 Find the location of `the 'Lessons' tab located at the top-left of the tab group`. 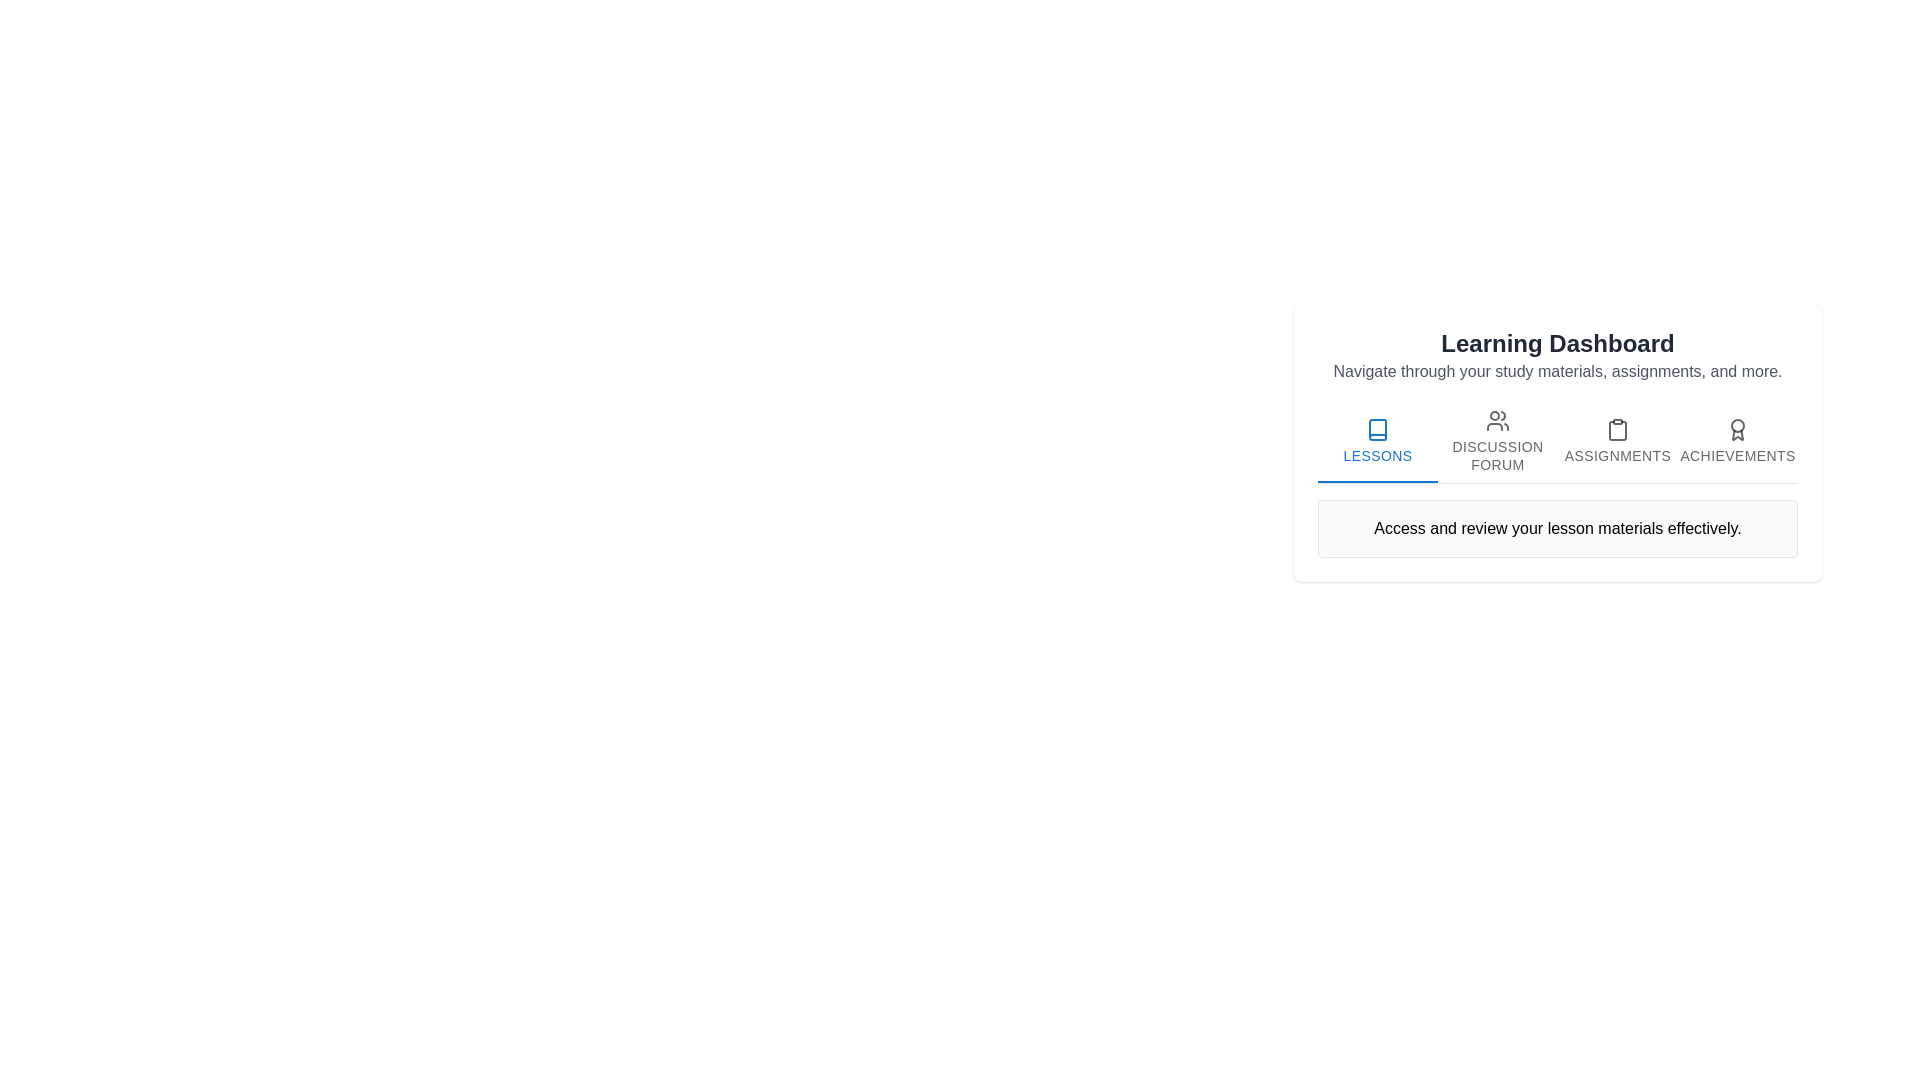

the 'Lessons' tab located at the top-left of the tab group is located at coordinates (1376, 439).